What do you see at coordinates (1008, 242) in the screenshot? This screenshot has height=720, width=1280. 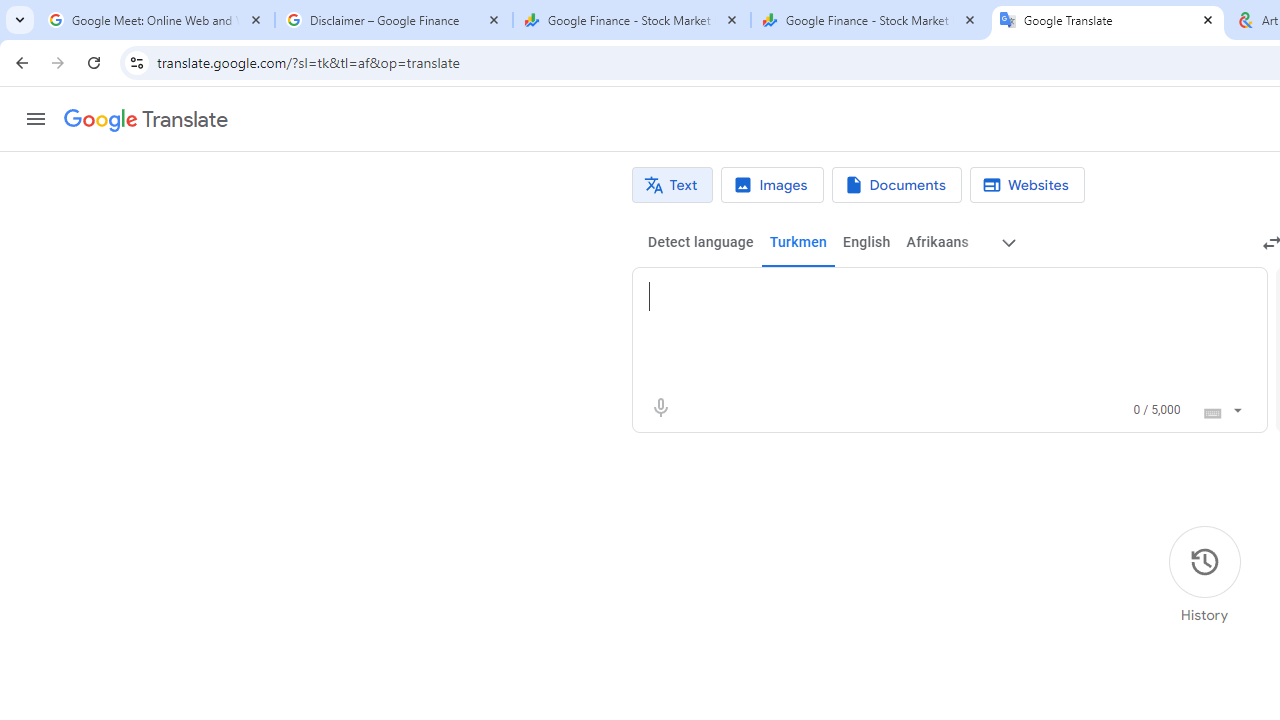 I see `'More source languages'` at bounding box center [1008, 242].